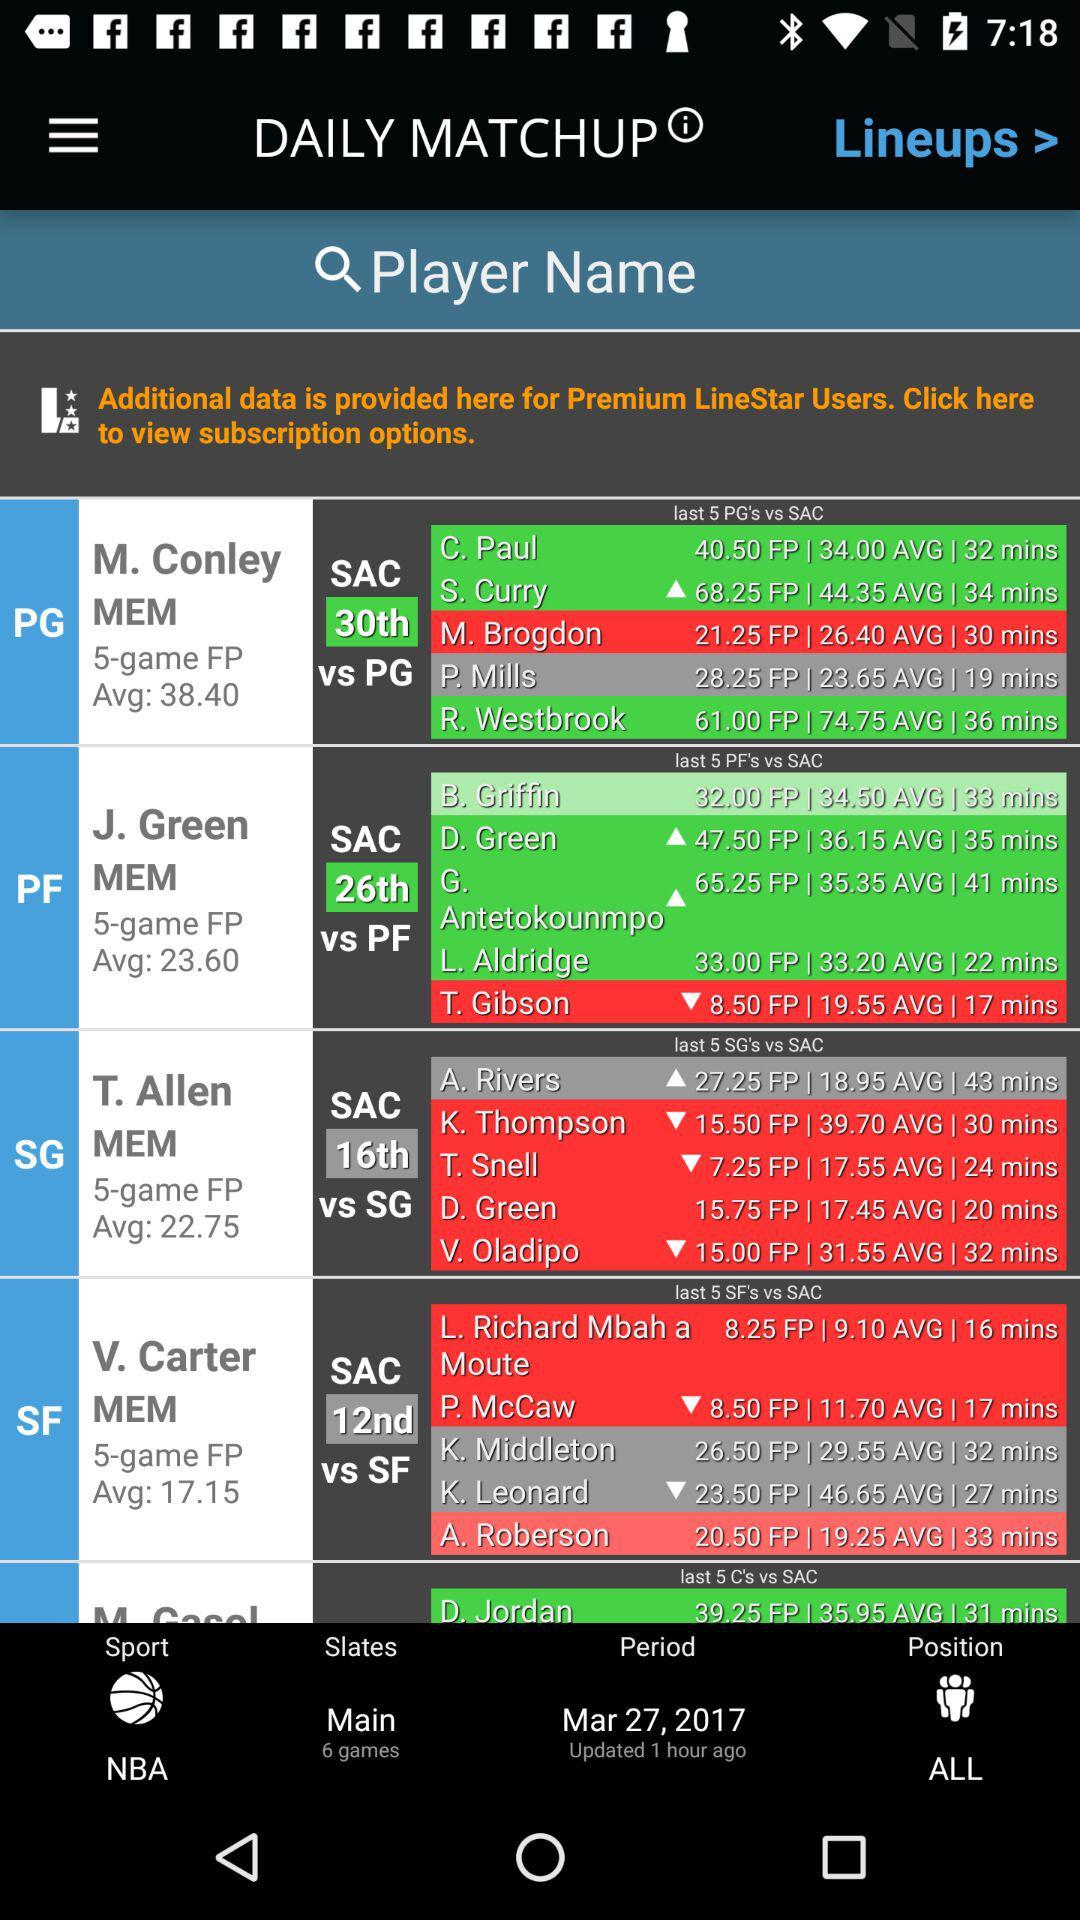  Describe the element at coordinates (500, 268) in the screenshot. I see `search for a player by name` at that location.